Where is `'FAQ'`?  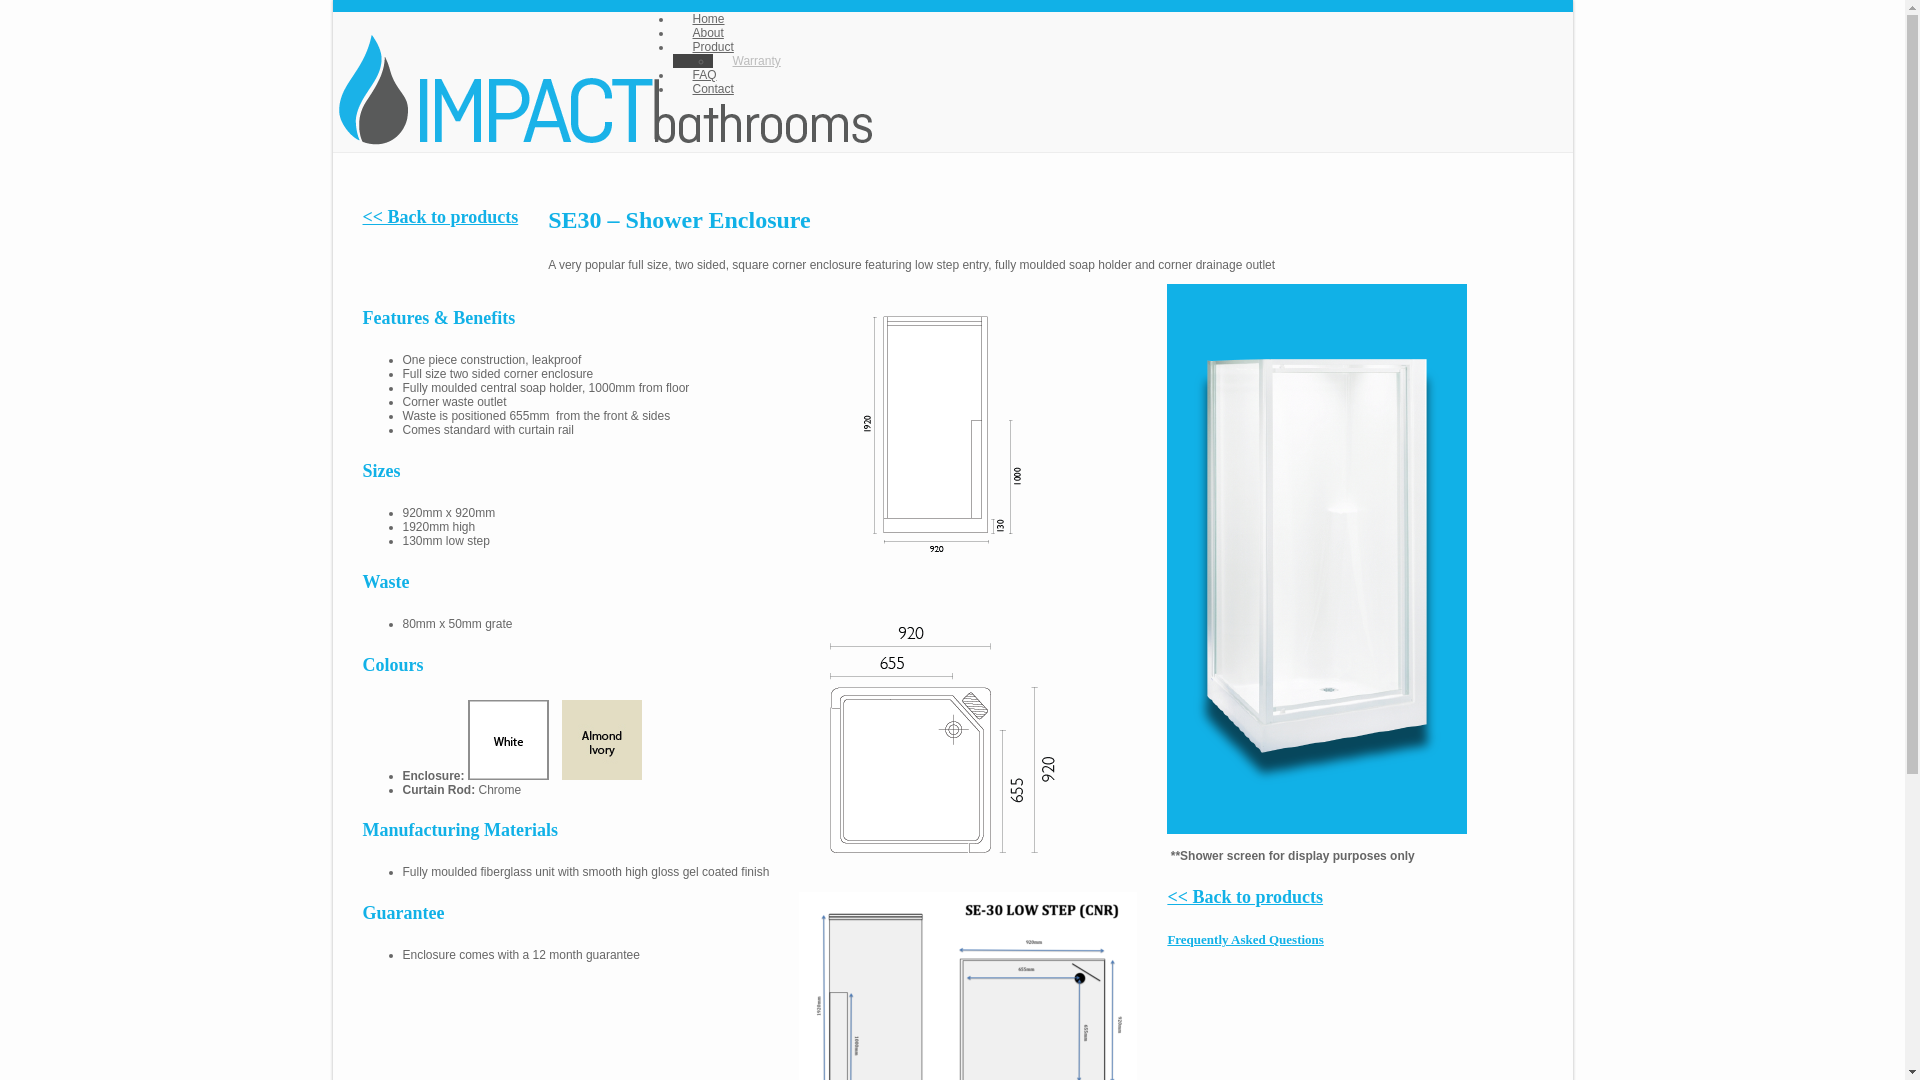
'FAQ' is located at coordinates (672, 73).